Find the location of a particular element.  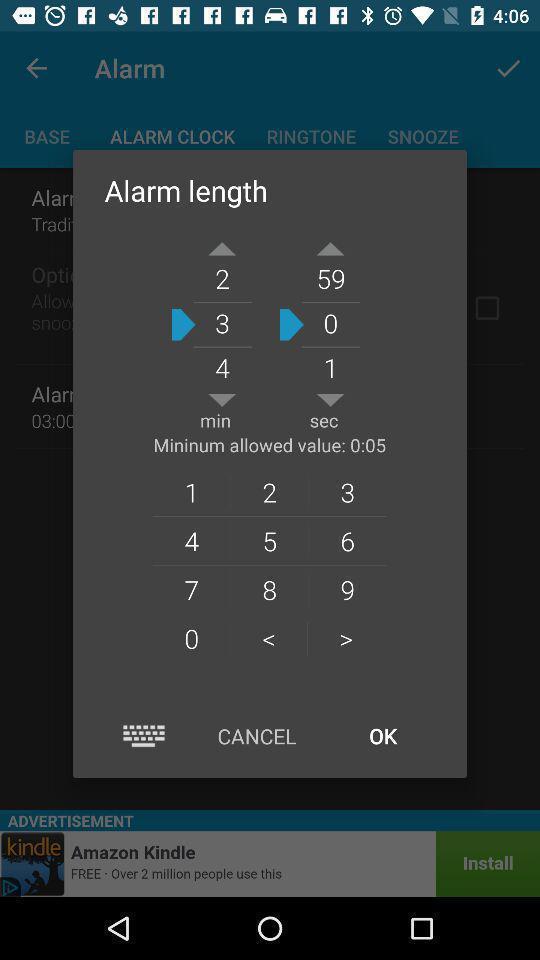

item next to the 2 item is located at coordinates (346, 539).